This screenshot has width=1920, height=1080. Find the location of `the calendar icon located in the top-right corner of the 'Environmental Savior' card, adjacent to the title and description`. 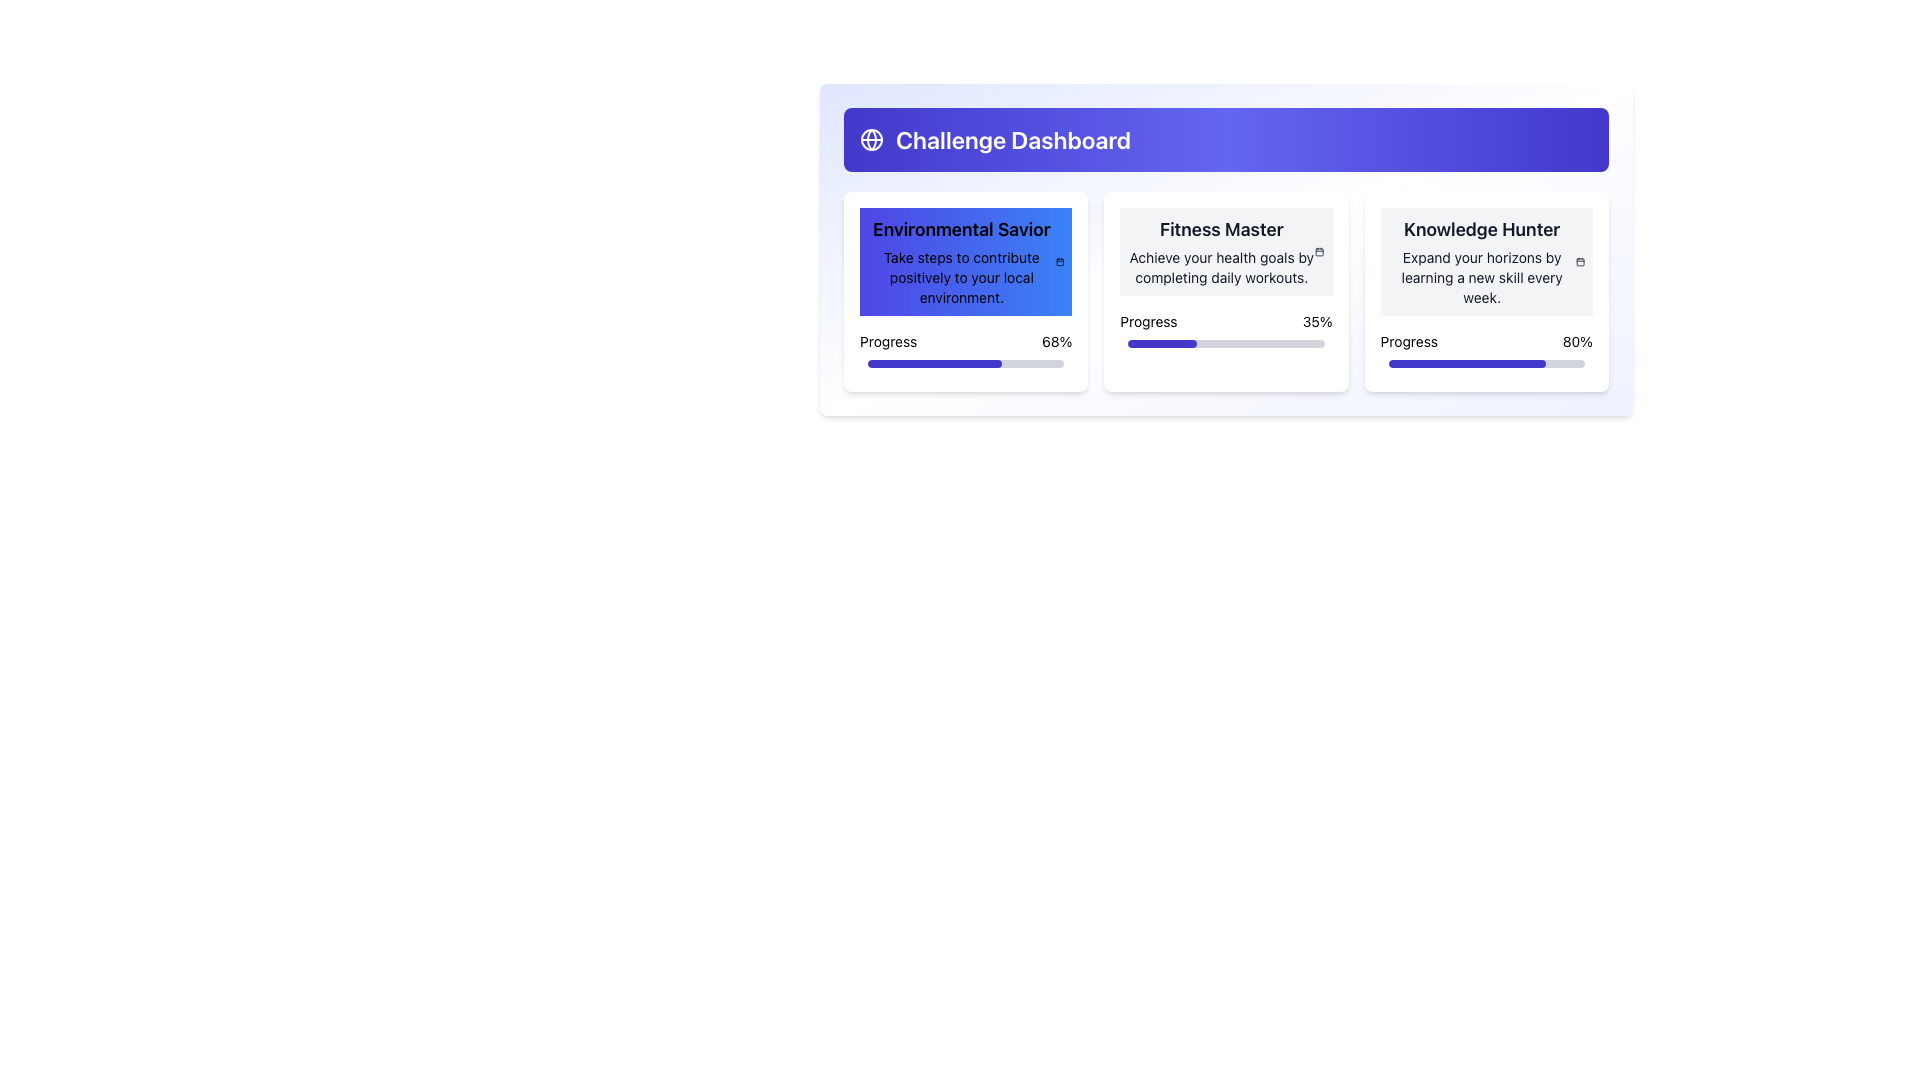

the calendar icon located in the top-right corner of the 'Environmental Savior' card, adjacent to the title and description is located at coordinates (1059, 261).